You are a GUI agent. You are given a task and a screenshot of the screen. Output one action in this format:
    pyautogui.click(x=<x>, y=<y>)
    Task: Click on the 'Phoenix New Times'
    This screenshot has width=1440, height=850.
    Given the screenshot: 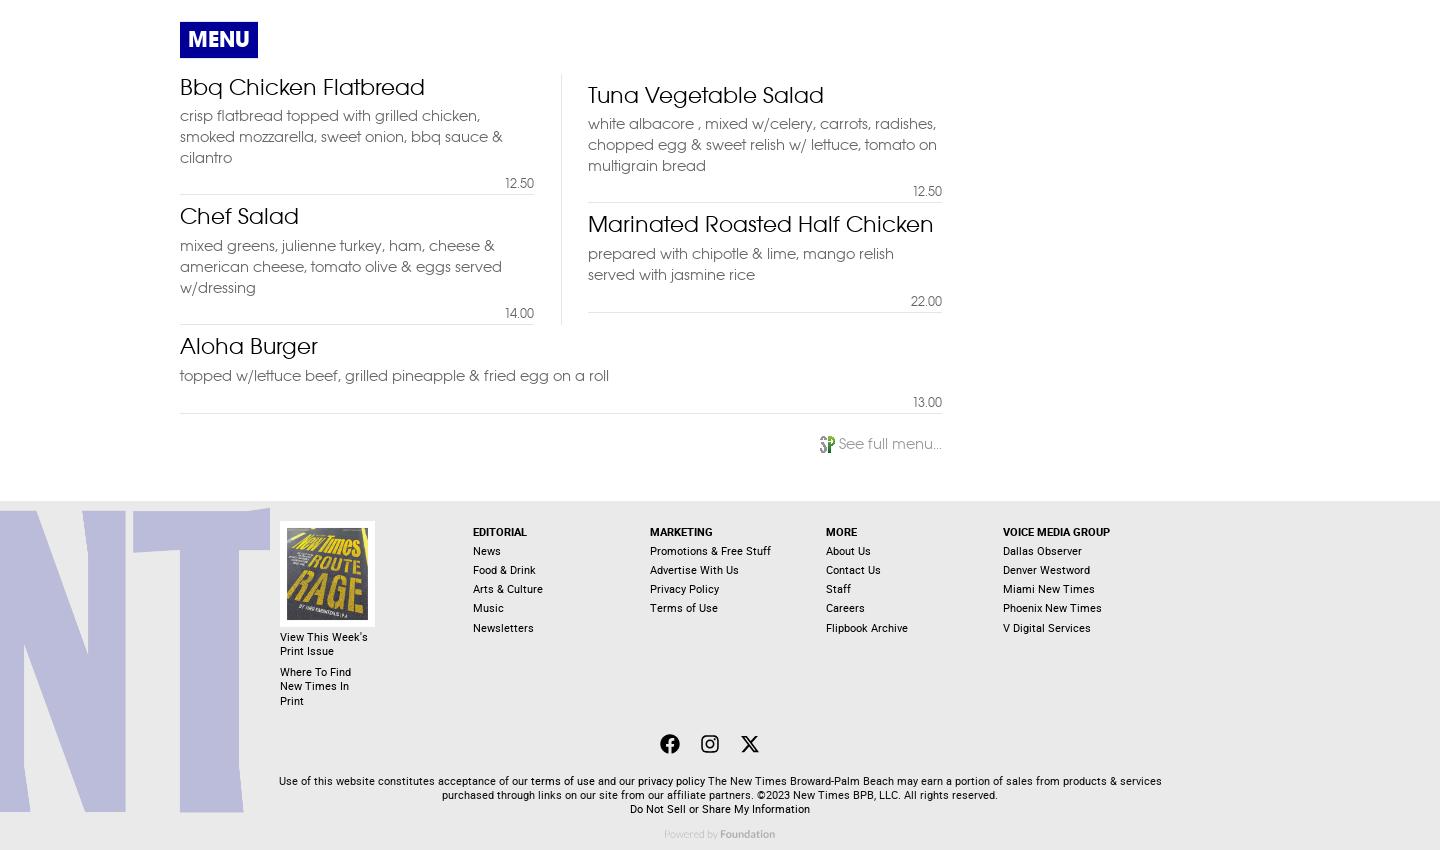 What is the action you would take?
    pyautogui.click(x=1001, y=607)
    